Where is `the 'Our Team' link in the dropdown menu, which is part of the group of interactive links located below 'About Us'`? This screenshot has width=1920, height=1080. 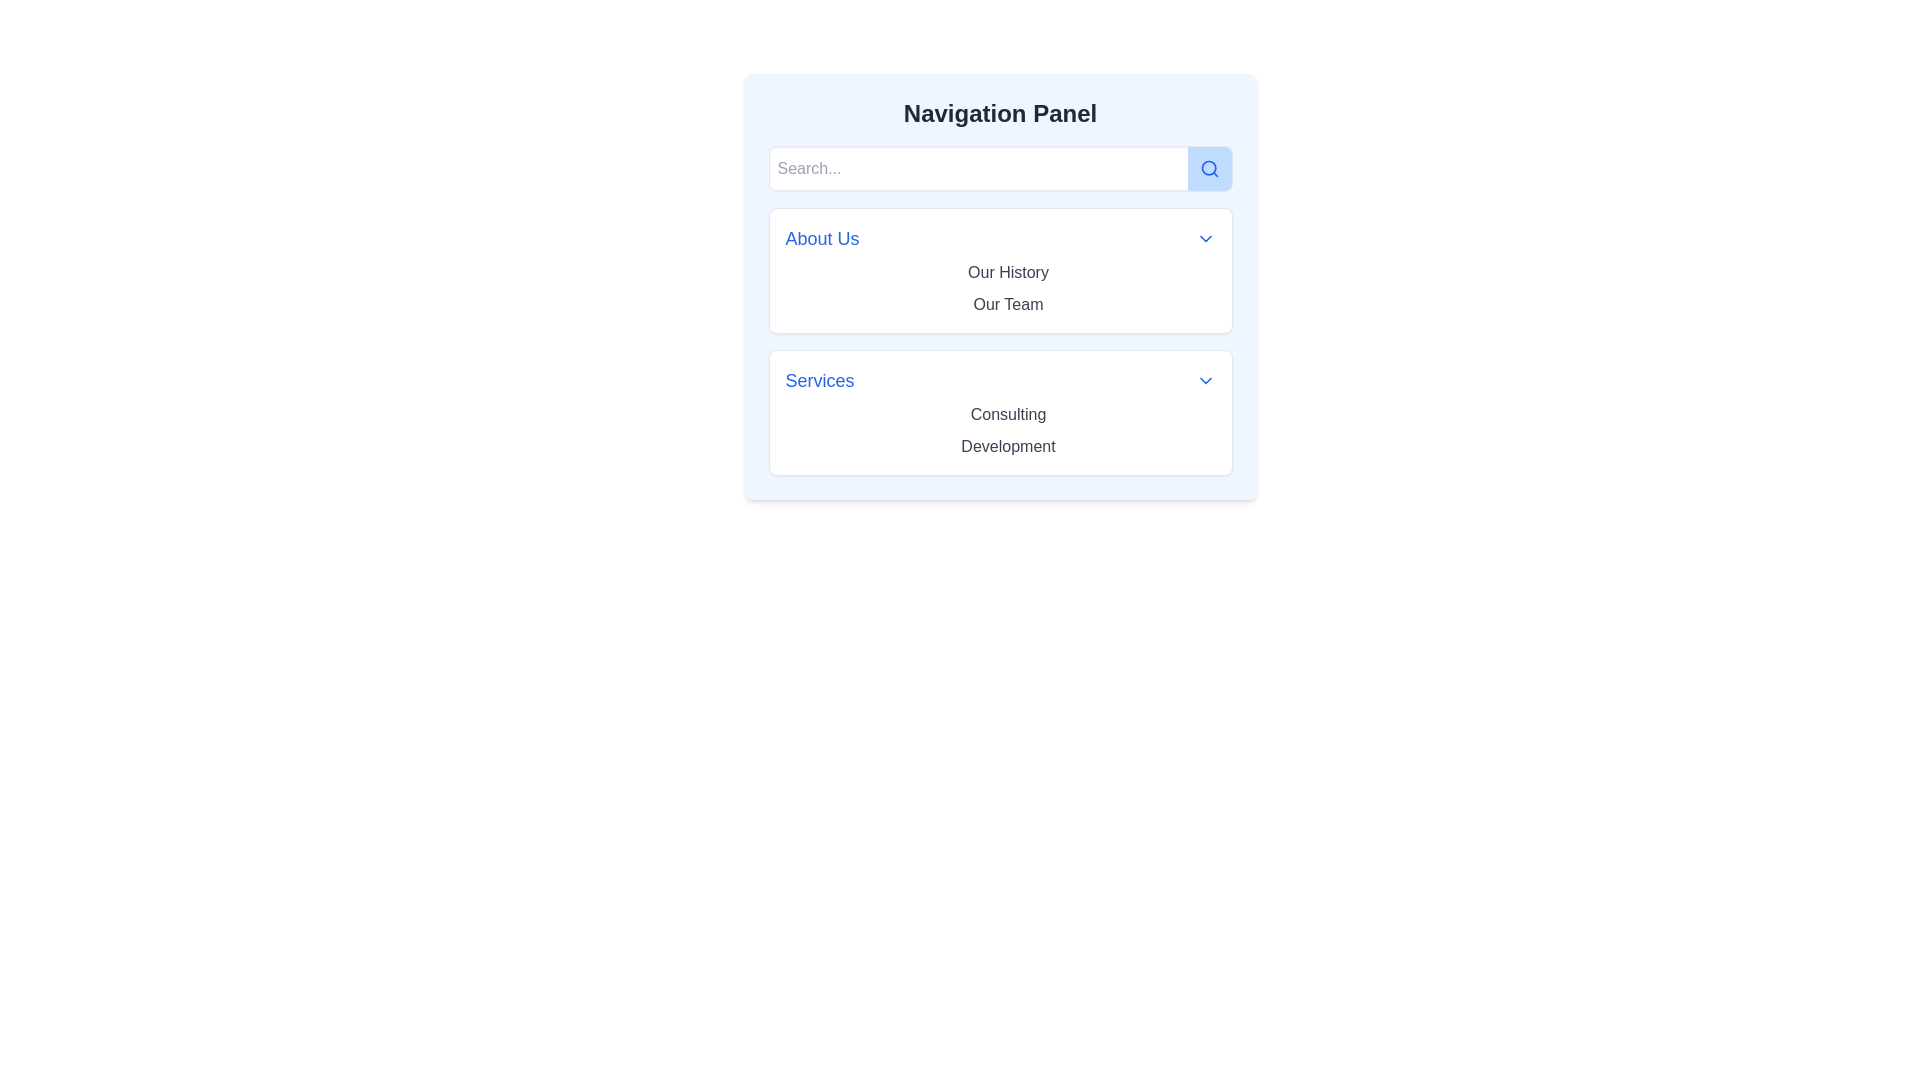
the 'Our Team' link in the dropdown menu, which is part of the group of interactive links located below 'About Us' is located at coordinates (999, 289).